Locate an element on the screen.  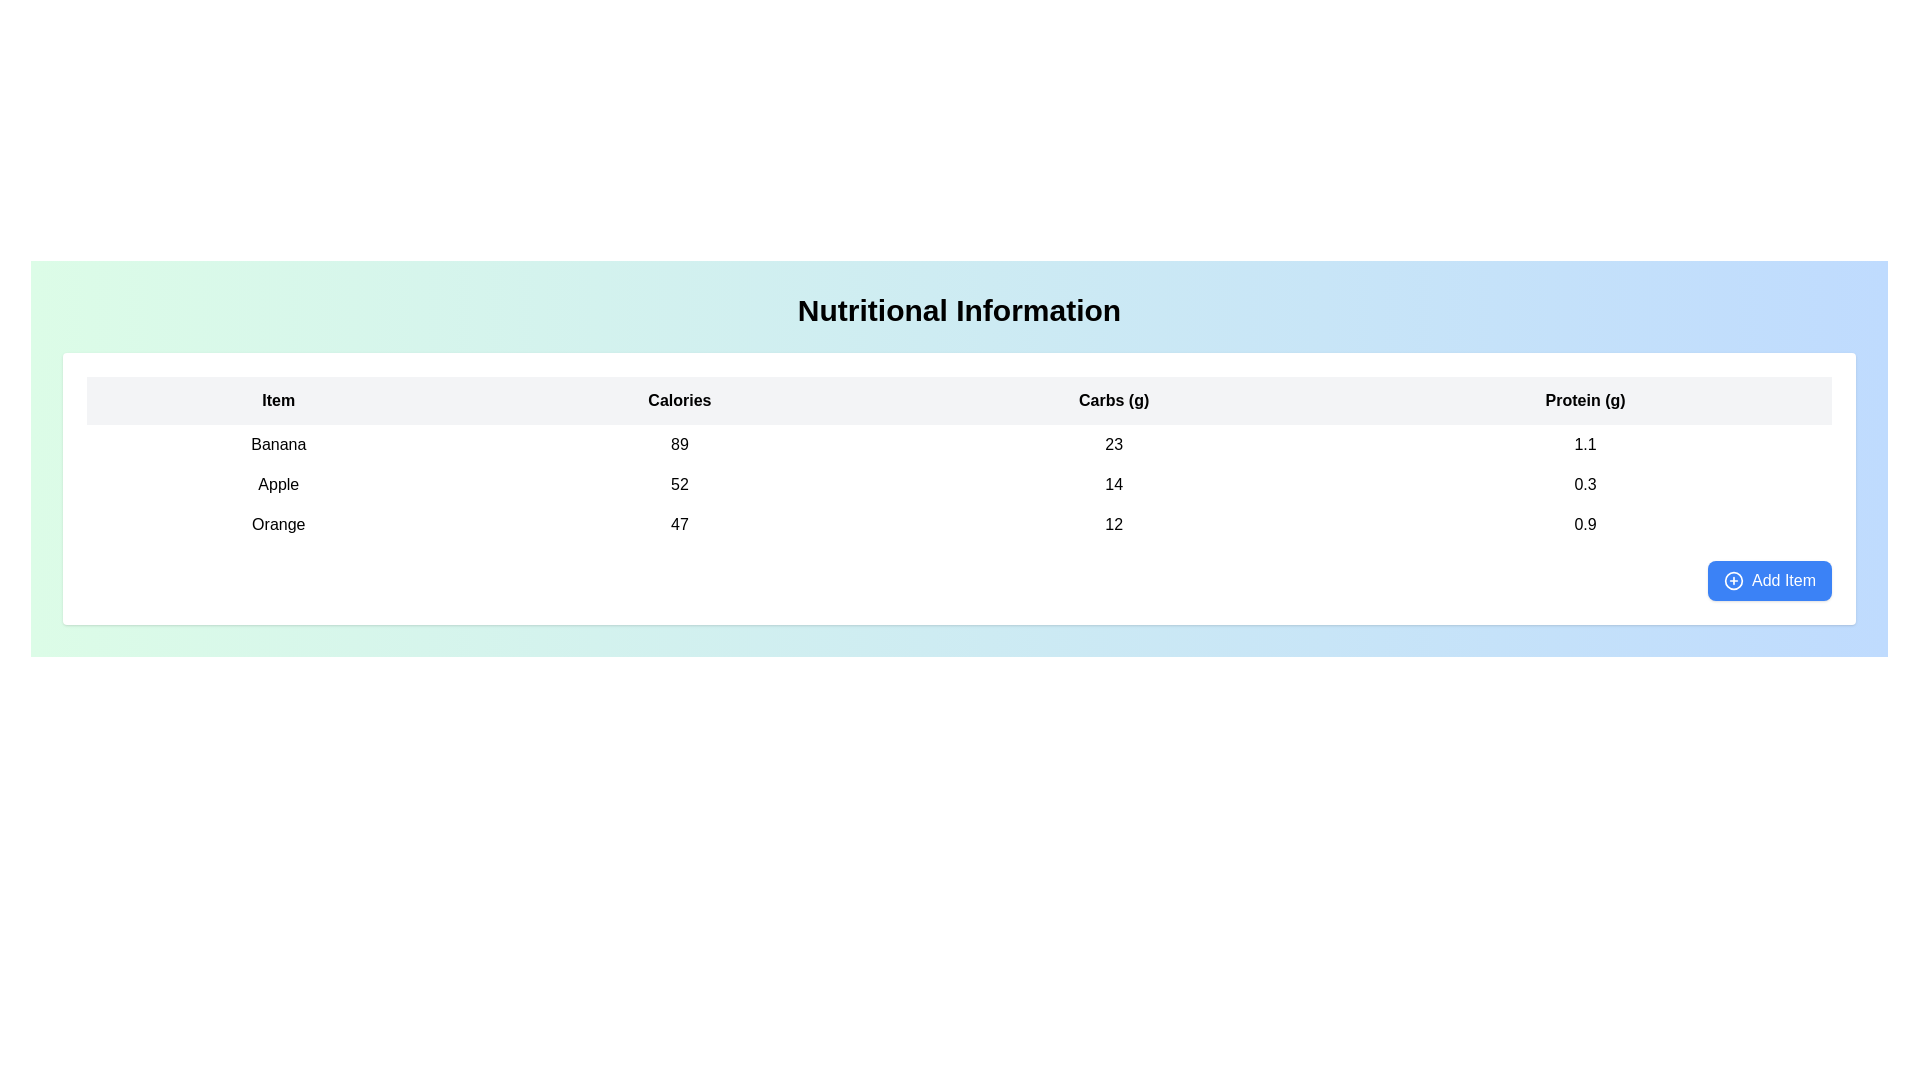
the static text label displaying 'Orange' in bold style, located in the third row under the 'Item' column of the table is located at coordinates (277, 523).